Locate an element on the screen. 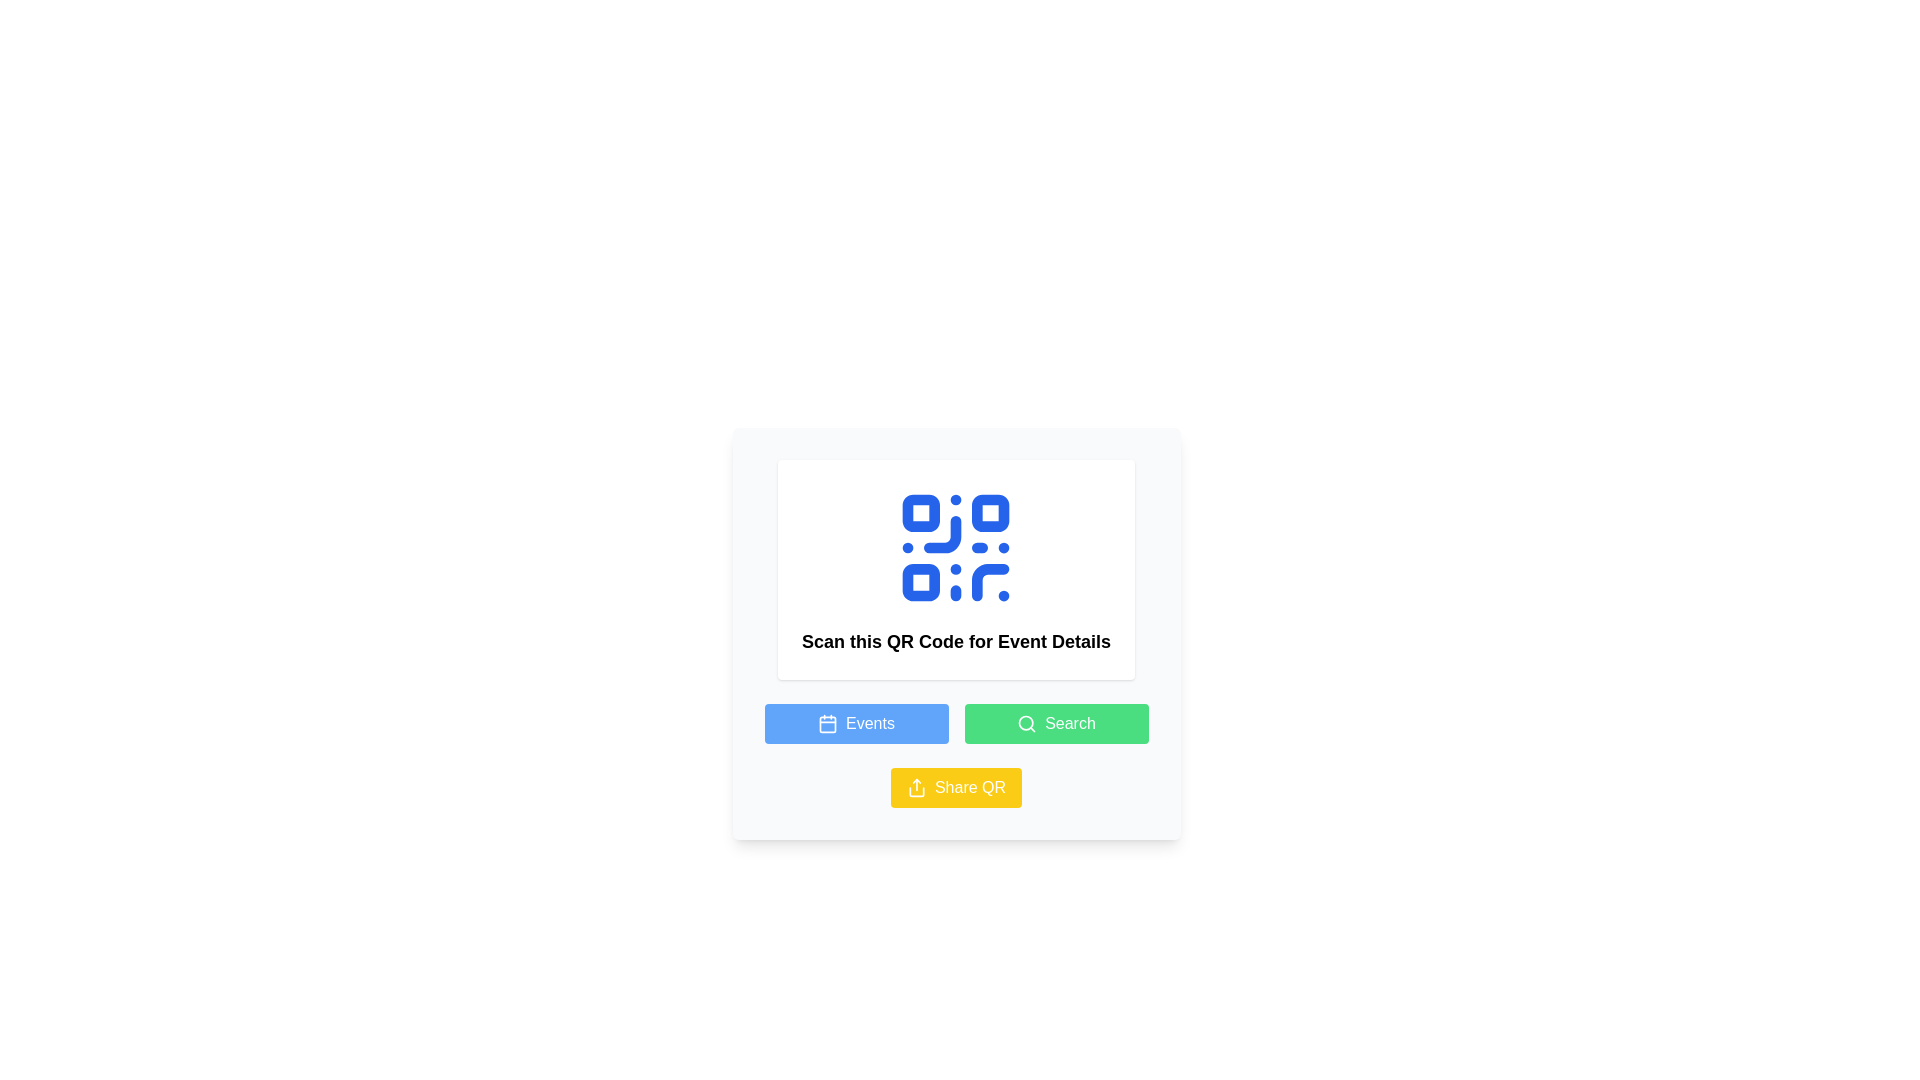 This screenshot has height=1080, width=1920. the yellow button labeled 'Share QR' is located at coordinates (955, 786).